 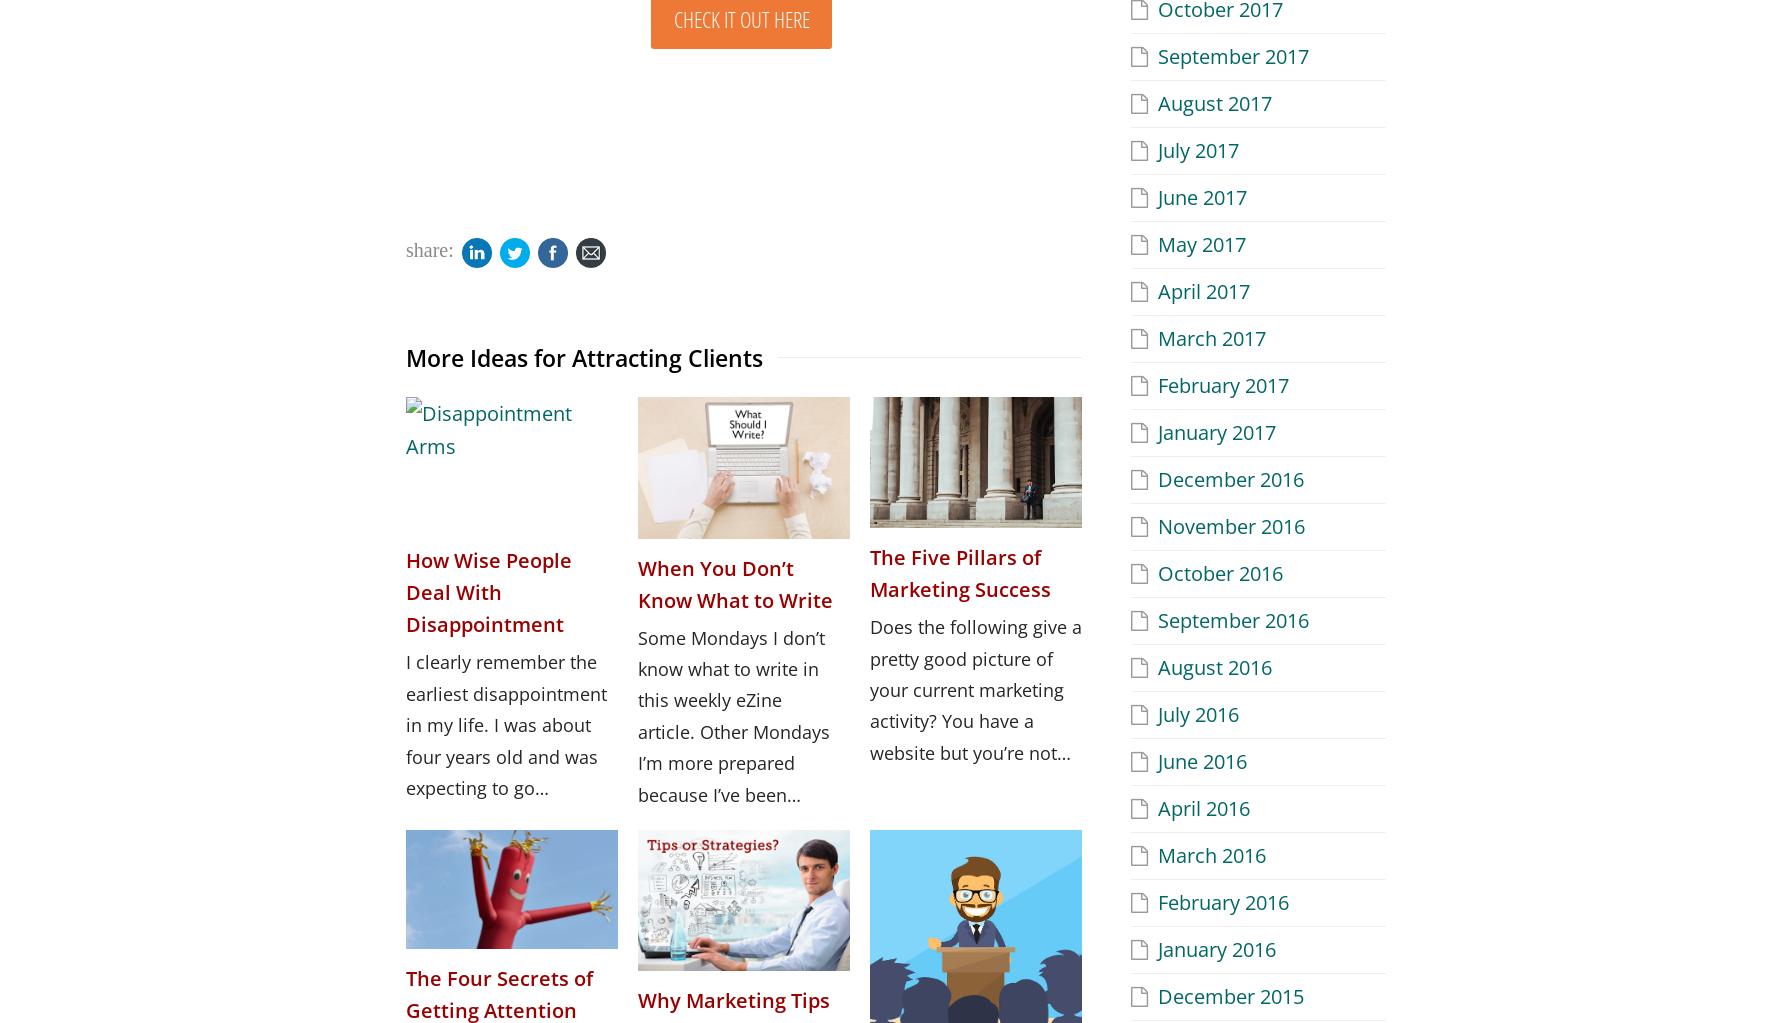 I want to click on 'June 2017', so click(x=1157, y=196).